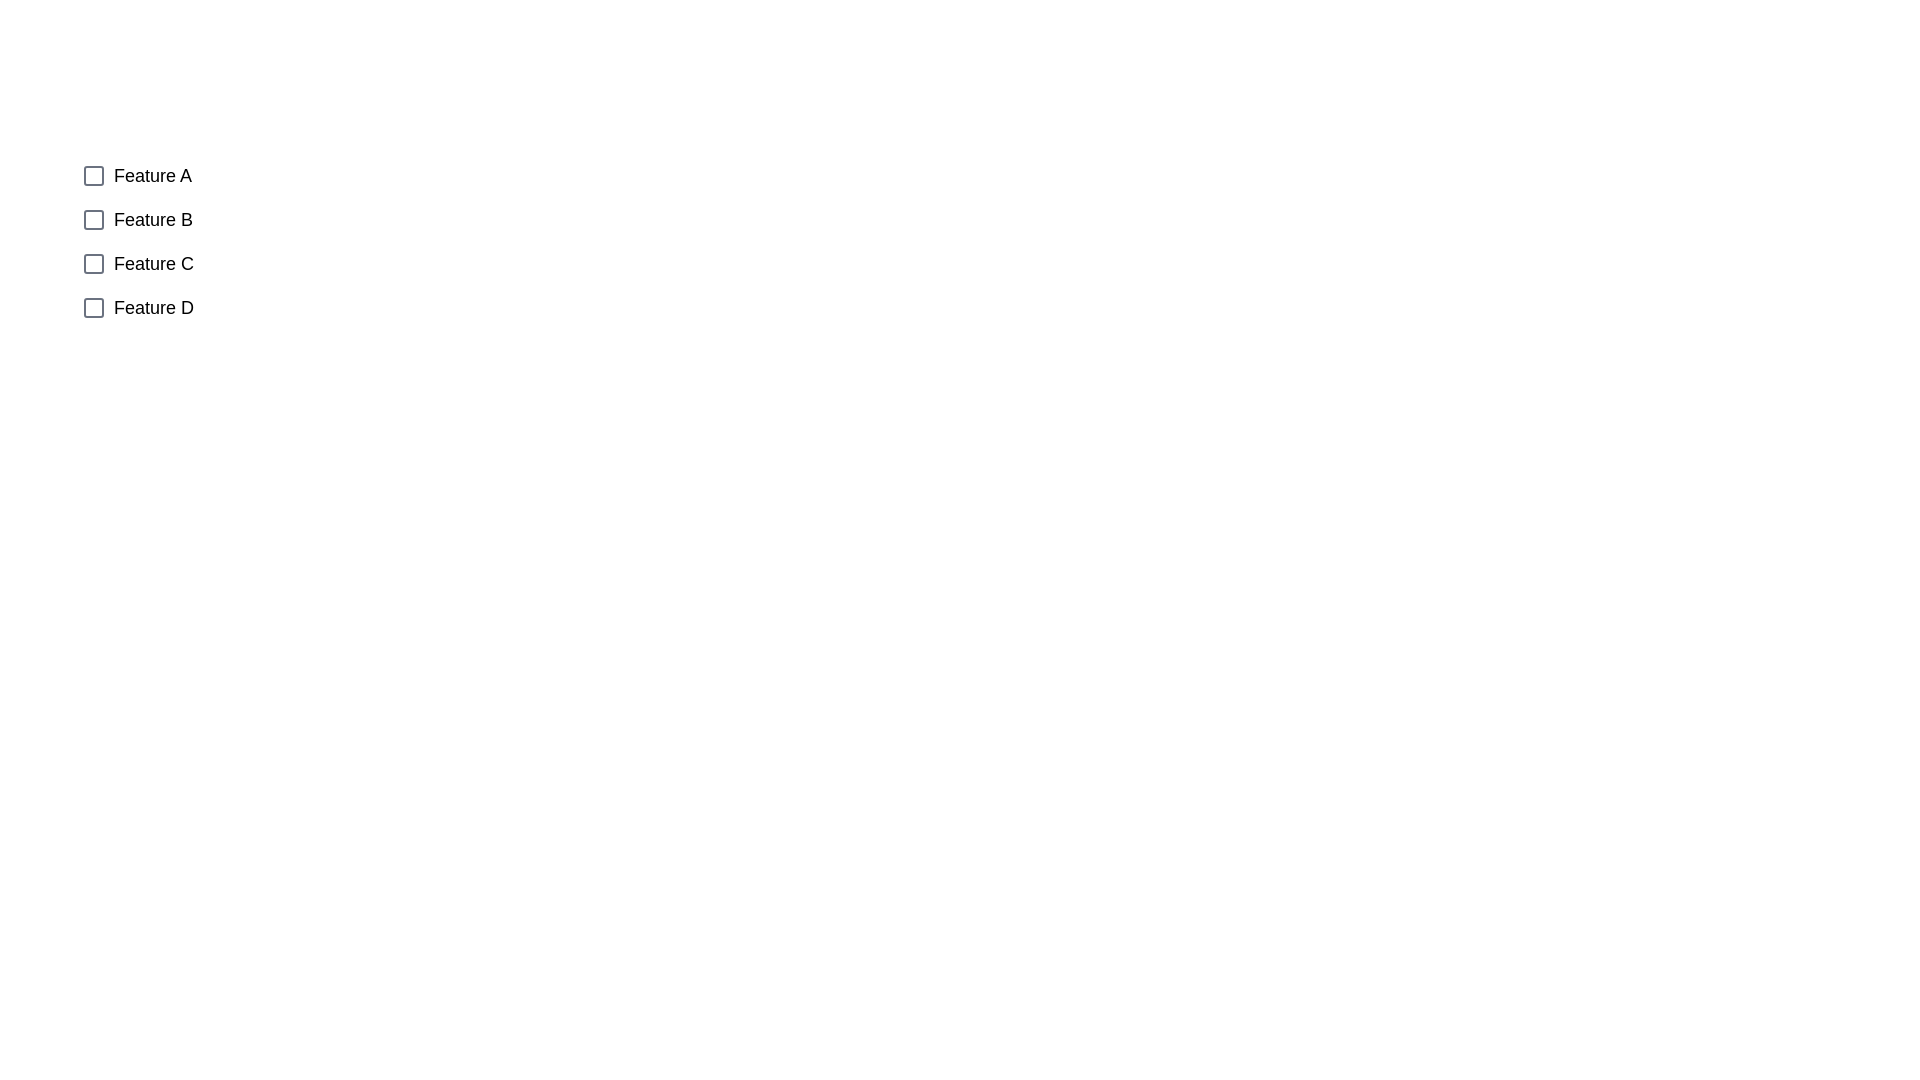 This screenshot has width=1920, height=1080. Describe the element at coordinates (137, 262) in the screenshot. I see `the checkbox corresponding to Feature C to observe its position` at that location.